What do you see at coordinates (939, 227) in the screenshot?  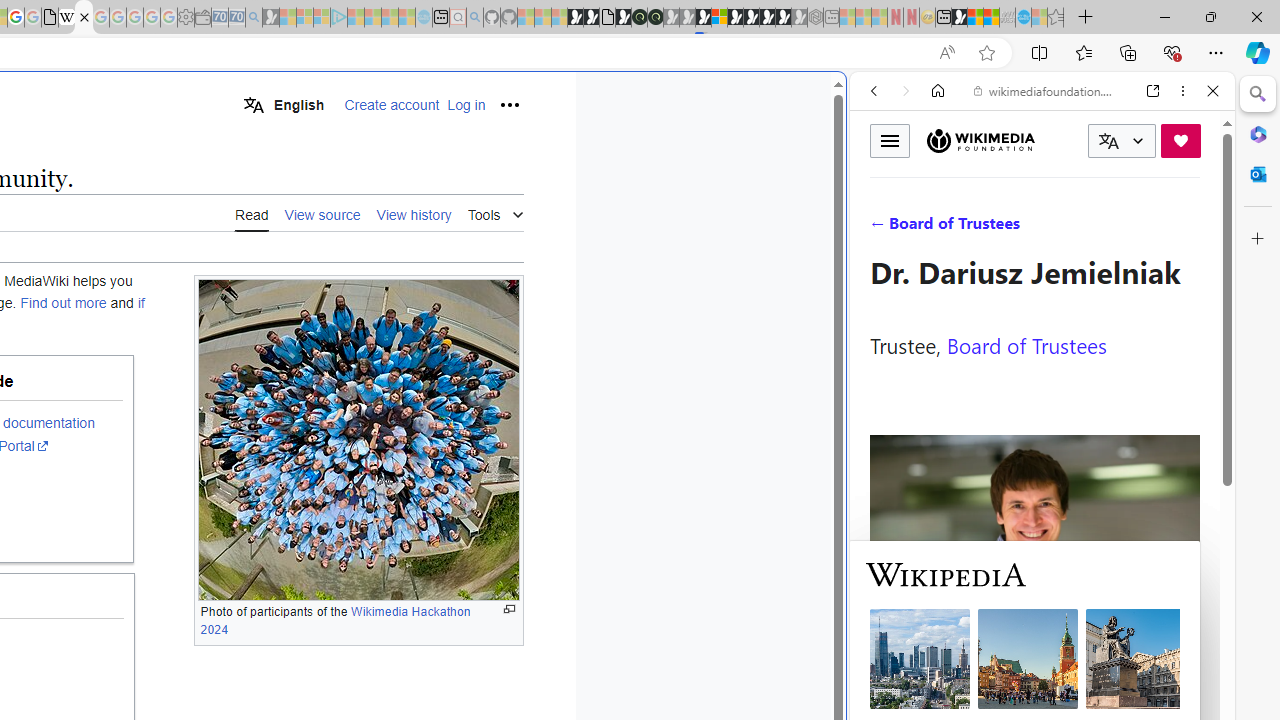 I see `'Search Filter, IMAGES'` at bounding box center [939, 227].